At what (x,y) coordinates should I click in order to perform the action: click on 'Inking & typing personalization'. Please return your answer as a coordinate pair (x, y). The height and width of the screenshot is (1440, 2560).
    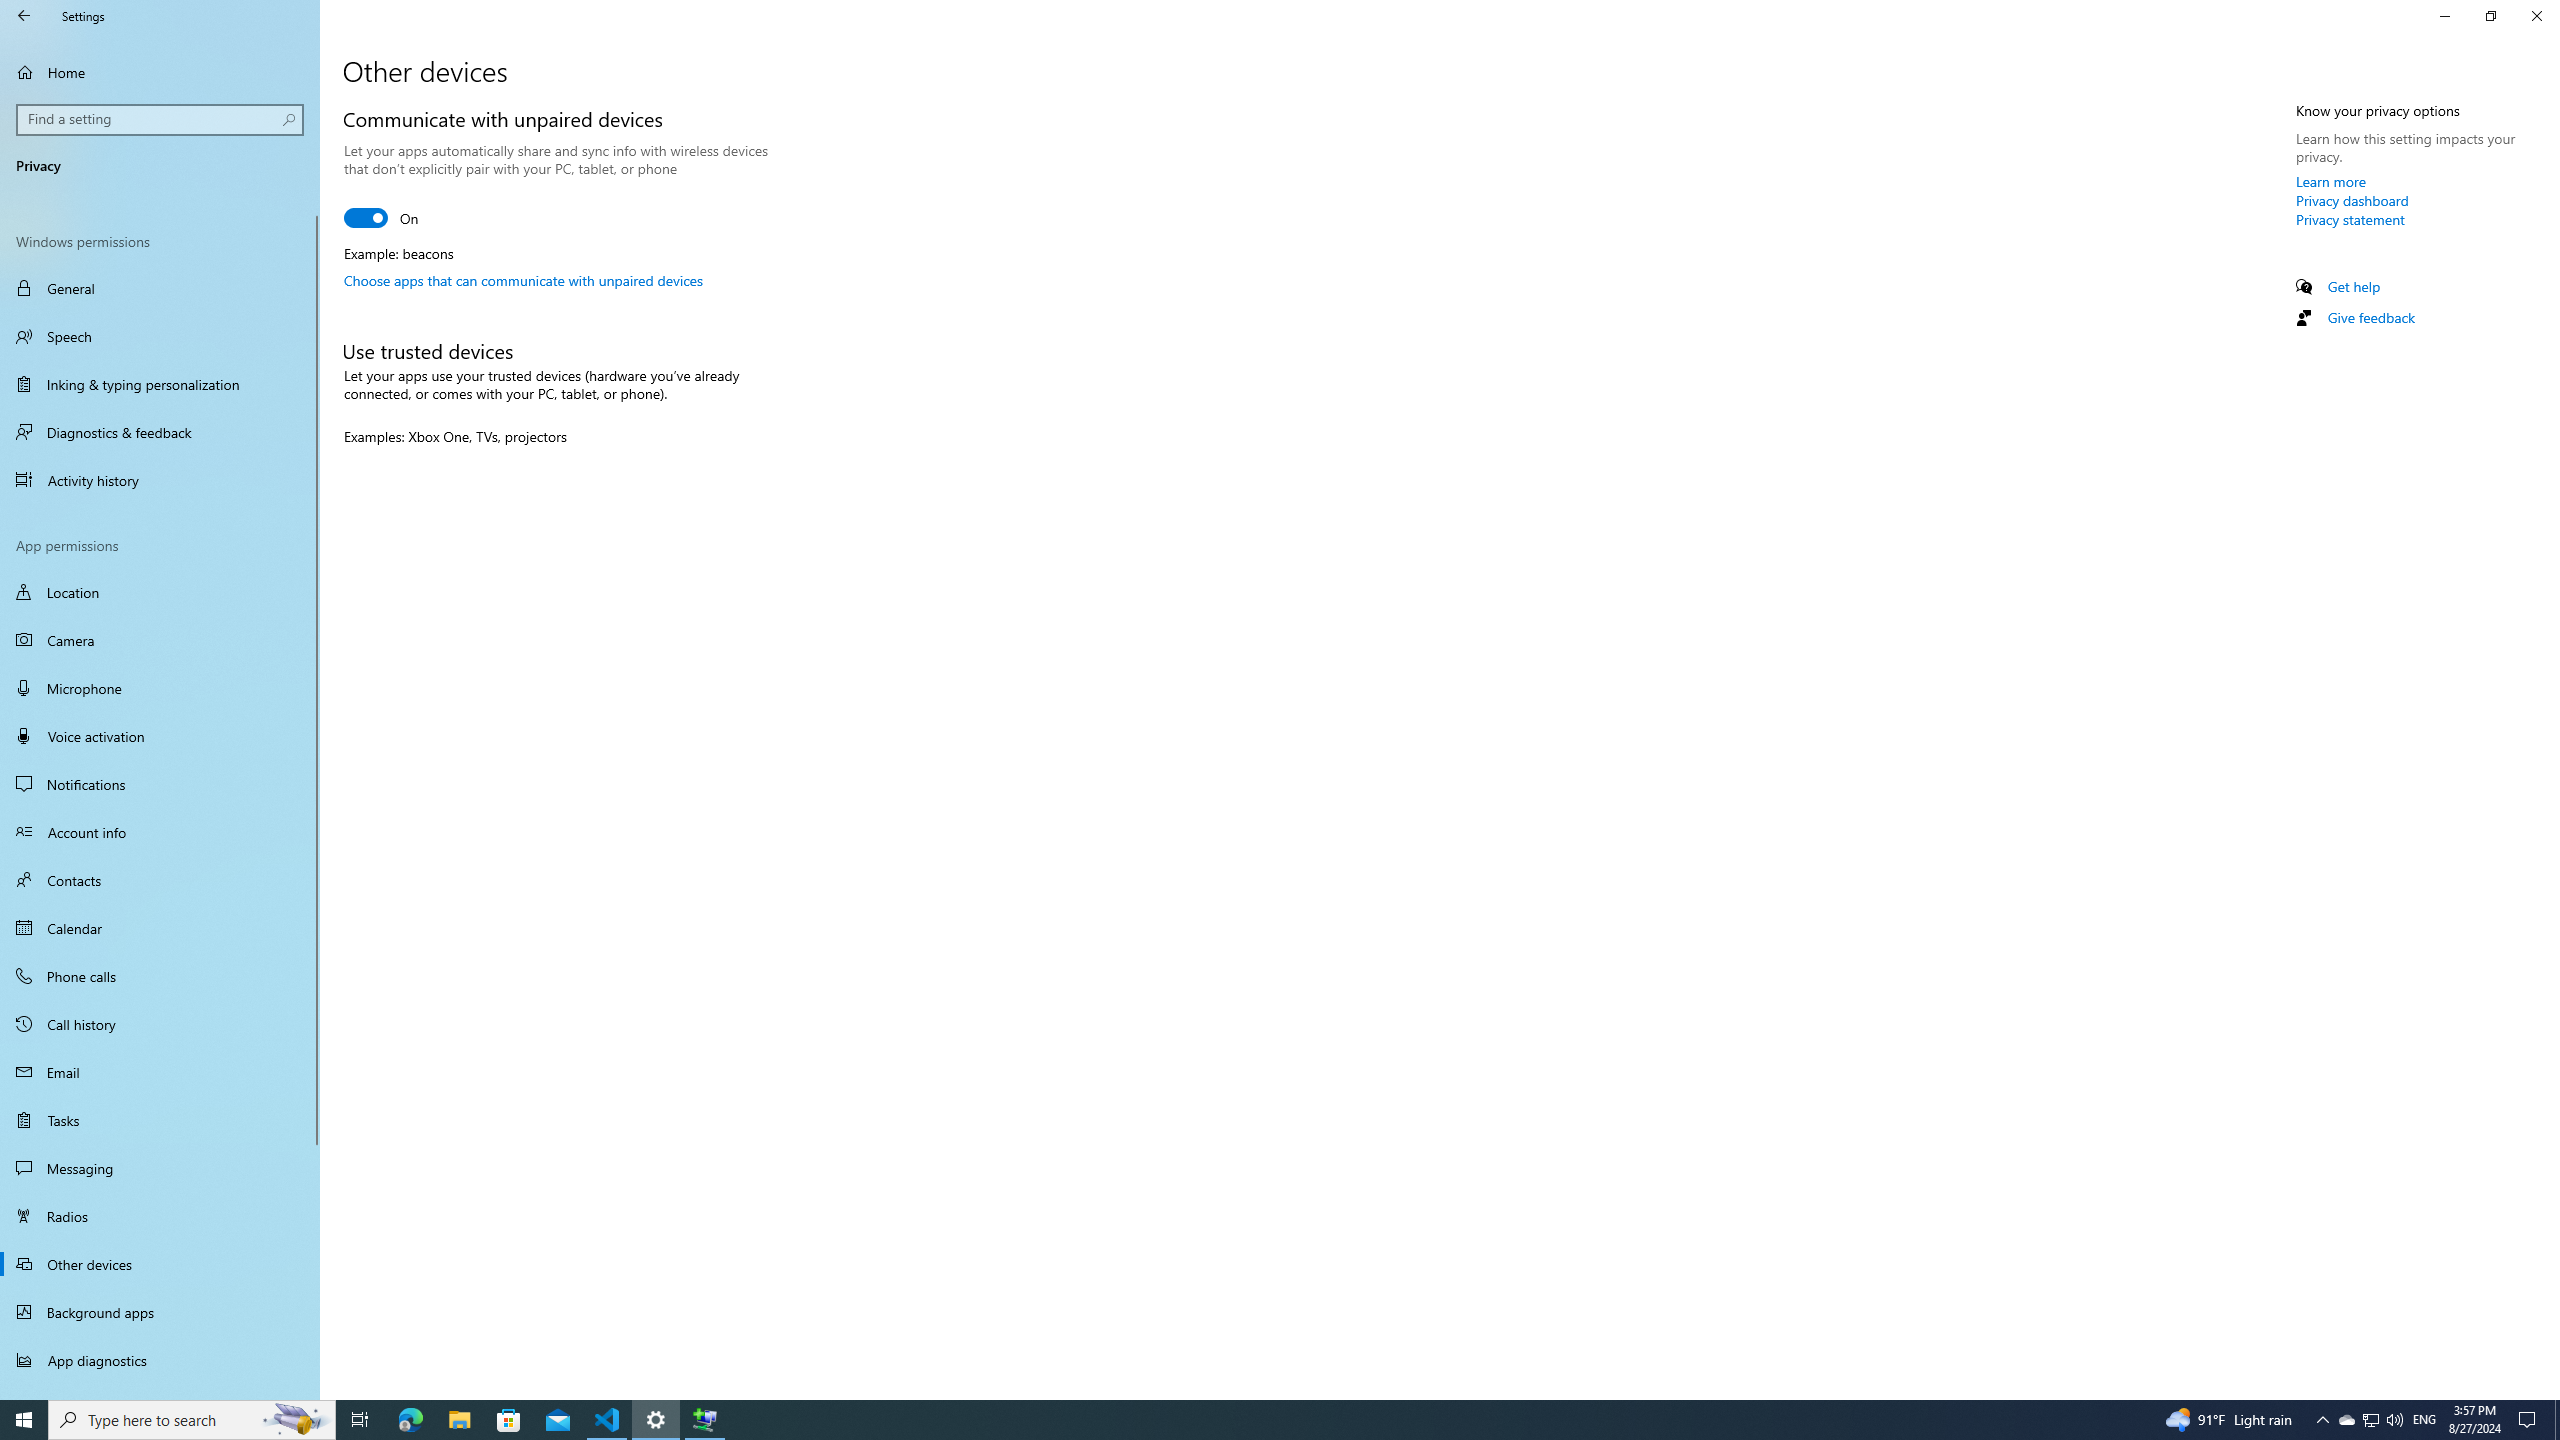
    Looking at the image, I should click on (159, 382).